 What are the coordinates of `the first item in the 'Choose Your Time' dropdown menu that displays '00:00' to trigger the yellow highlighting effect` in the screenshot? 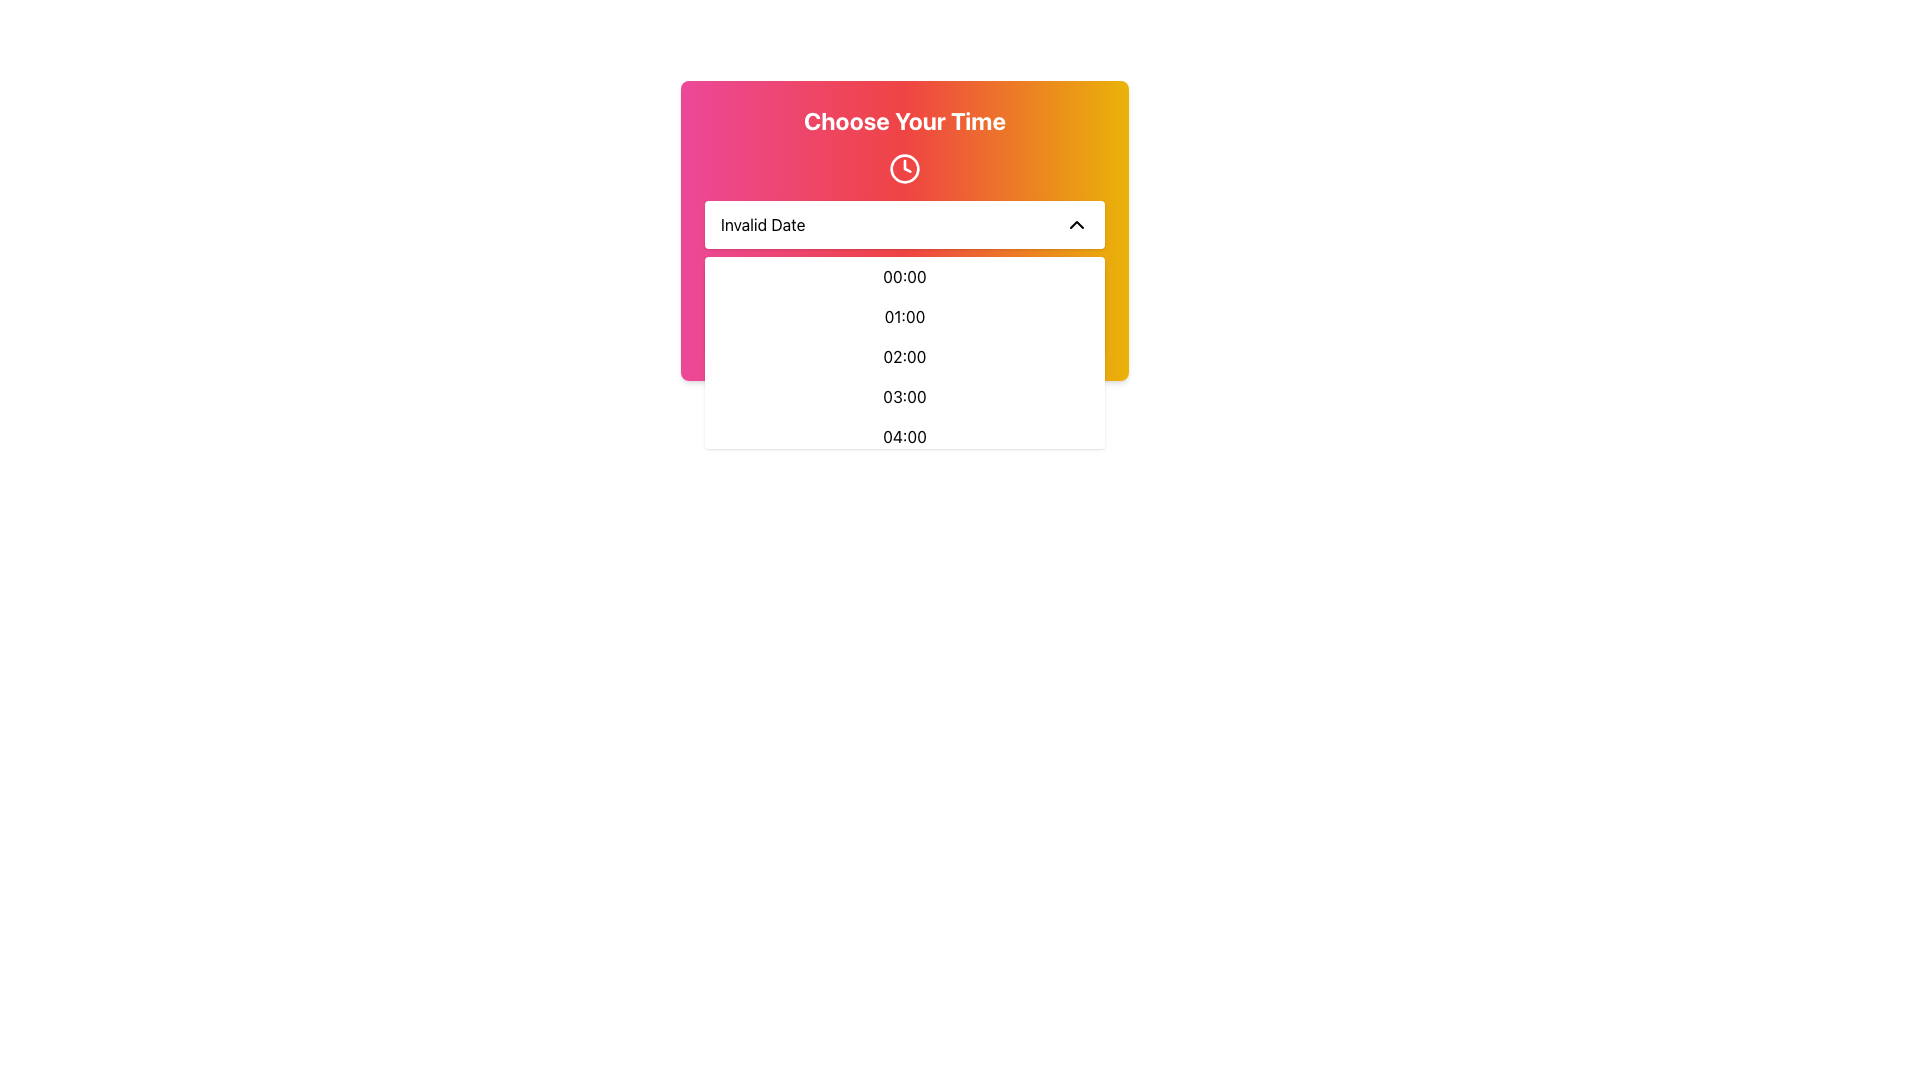 It's located at (904, 277).